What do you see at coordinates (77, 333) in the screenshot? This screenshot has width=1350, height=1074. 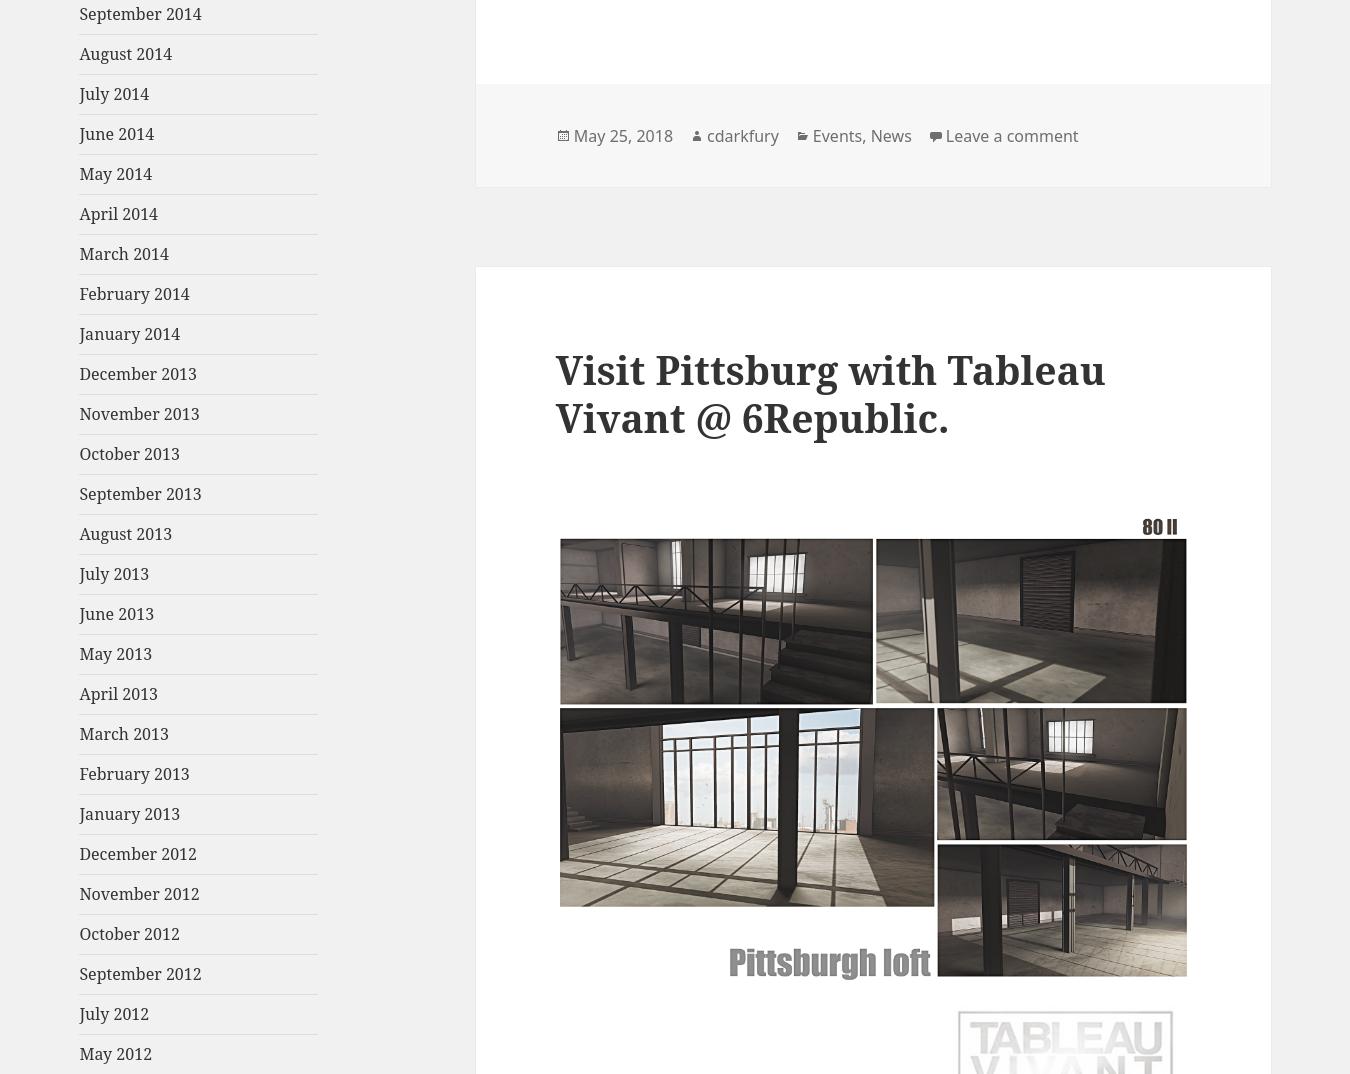 I see `'January 2014'` at bounding box center [77, 333].